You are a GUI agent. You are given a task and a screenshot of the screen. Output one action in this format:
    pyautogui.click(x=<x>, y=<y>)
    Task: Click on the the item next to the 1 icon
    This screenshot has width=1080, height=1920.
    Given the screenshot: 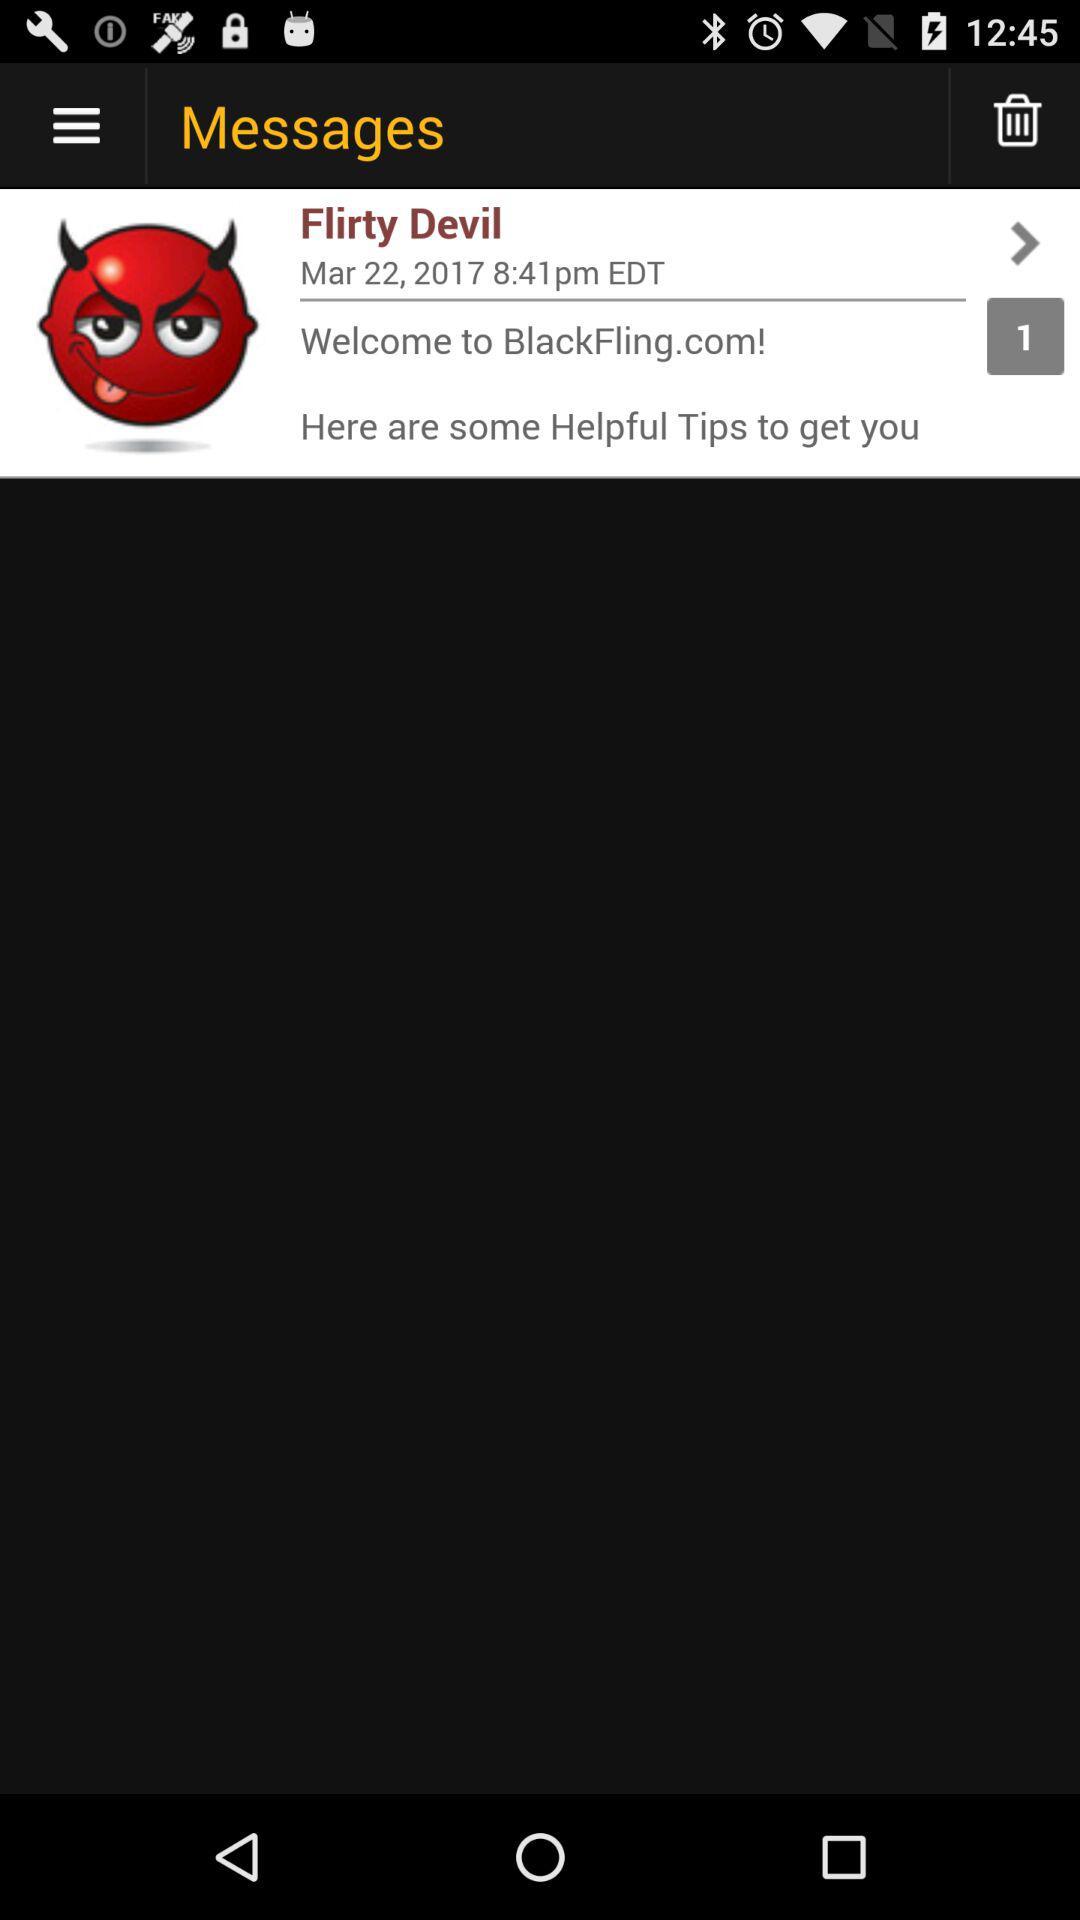 What is the action you would take?
    pyautogui.click(x=632, y=381)
    